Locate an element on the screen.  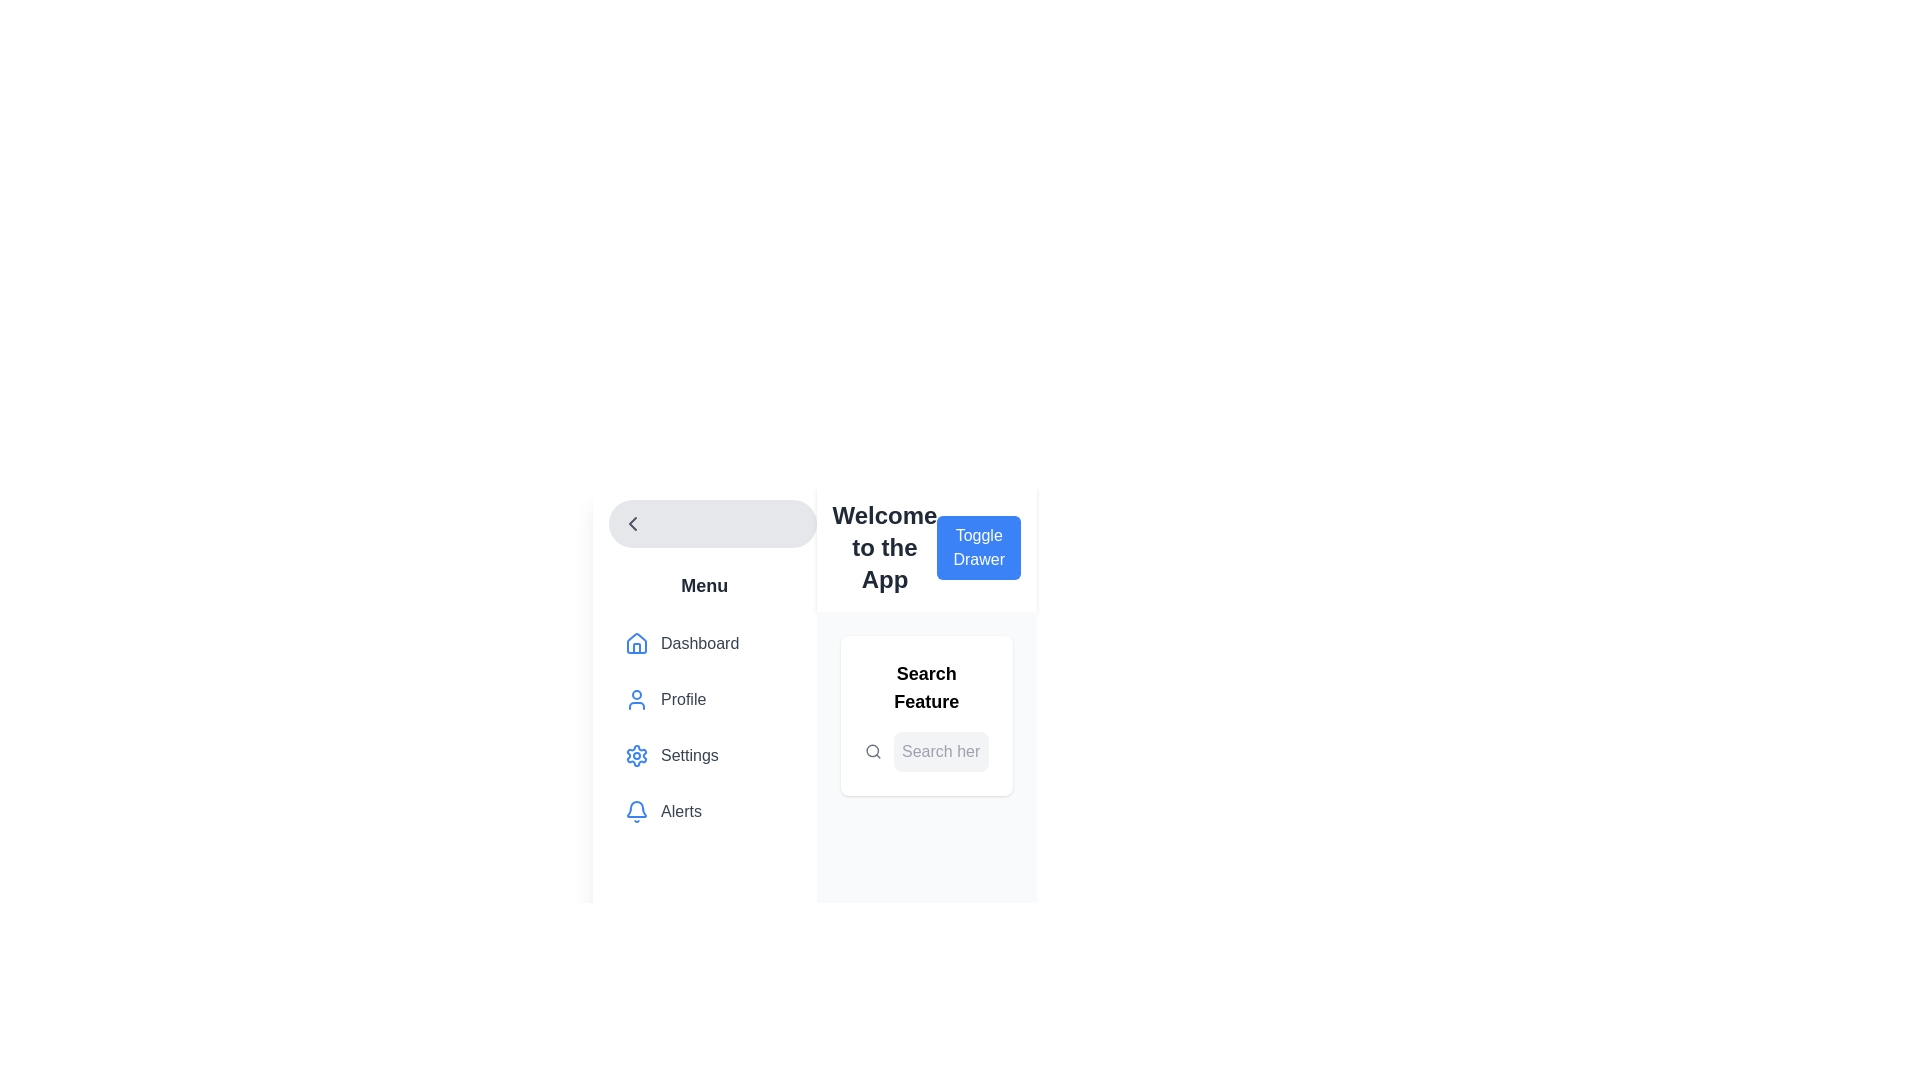
the circular icon that resembles a magnifying glass, located in the search feature section to the right of the main content area is located at coordinates (872, 751).